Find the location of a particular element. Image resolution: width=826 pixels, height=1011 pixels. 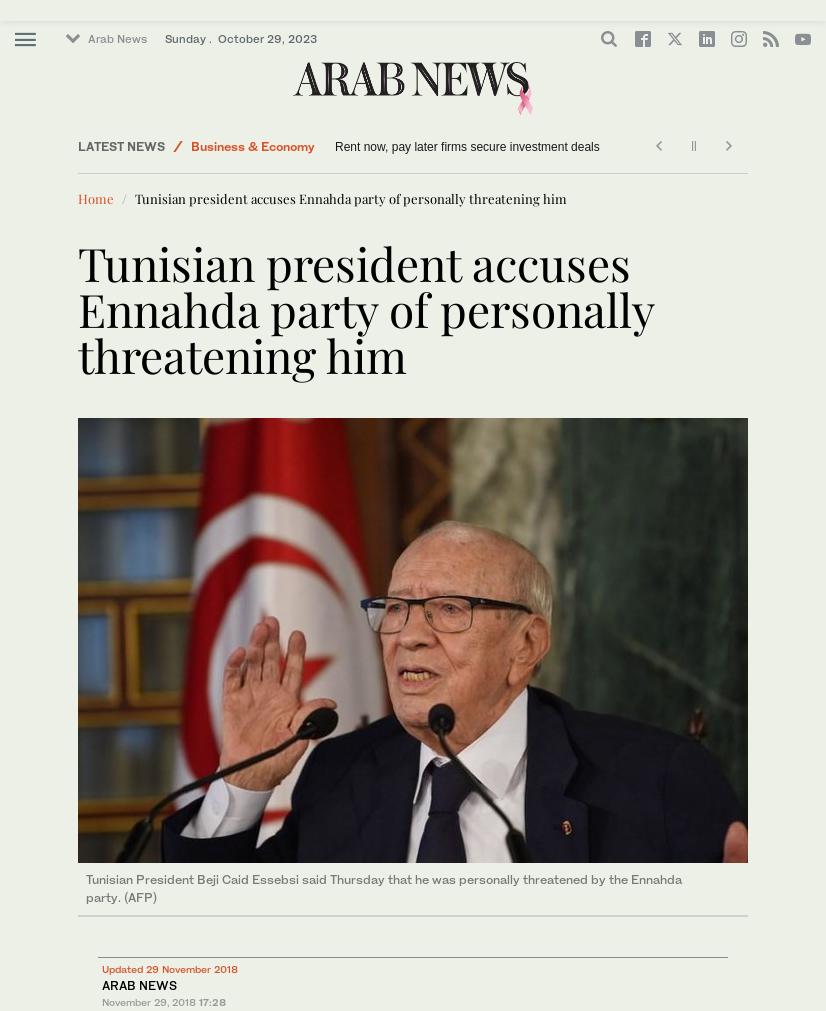

'Tunisian President Beji Caid Essebsi said Thursday that he was personally threatened by the Ennahda party. (AFP)' is located at coordinates (384, 888).